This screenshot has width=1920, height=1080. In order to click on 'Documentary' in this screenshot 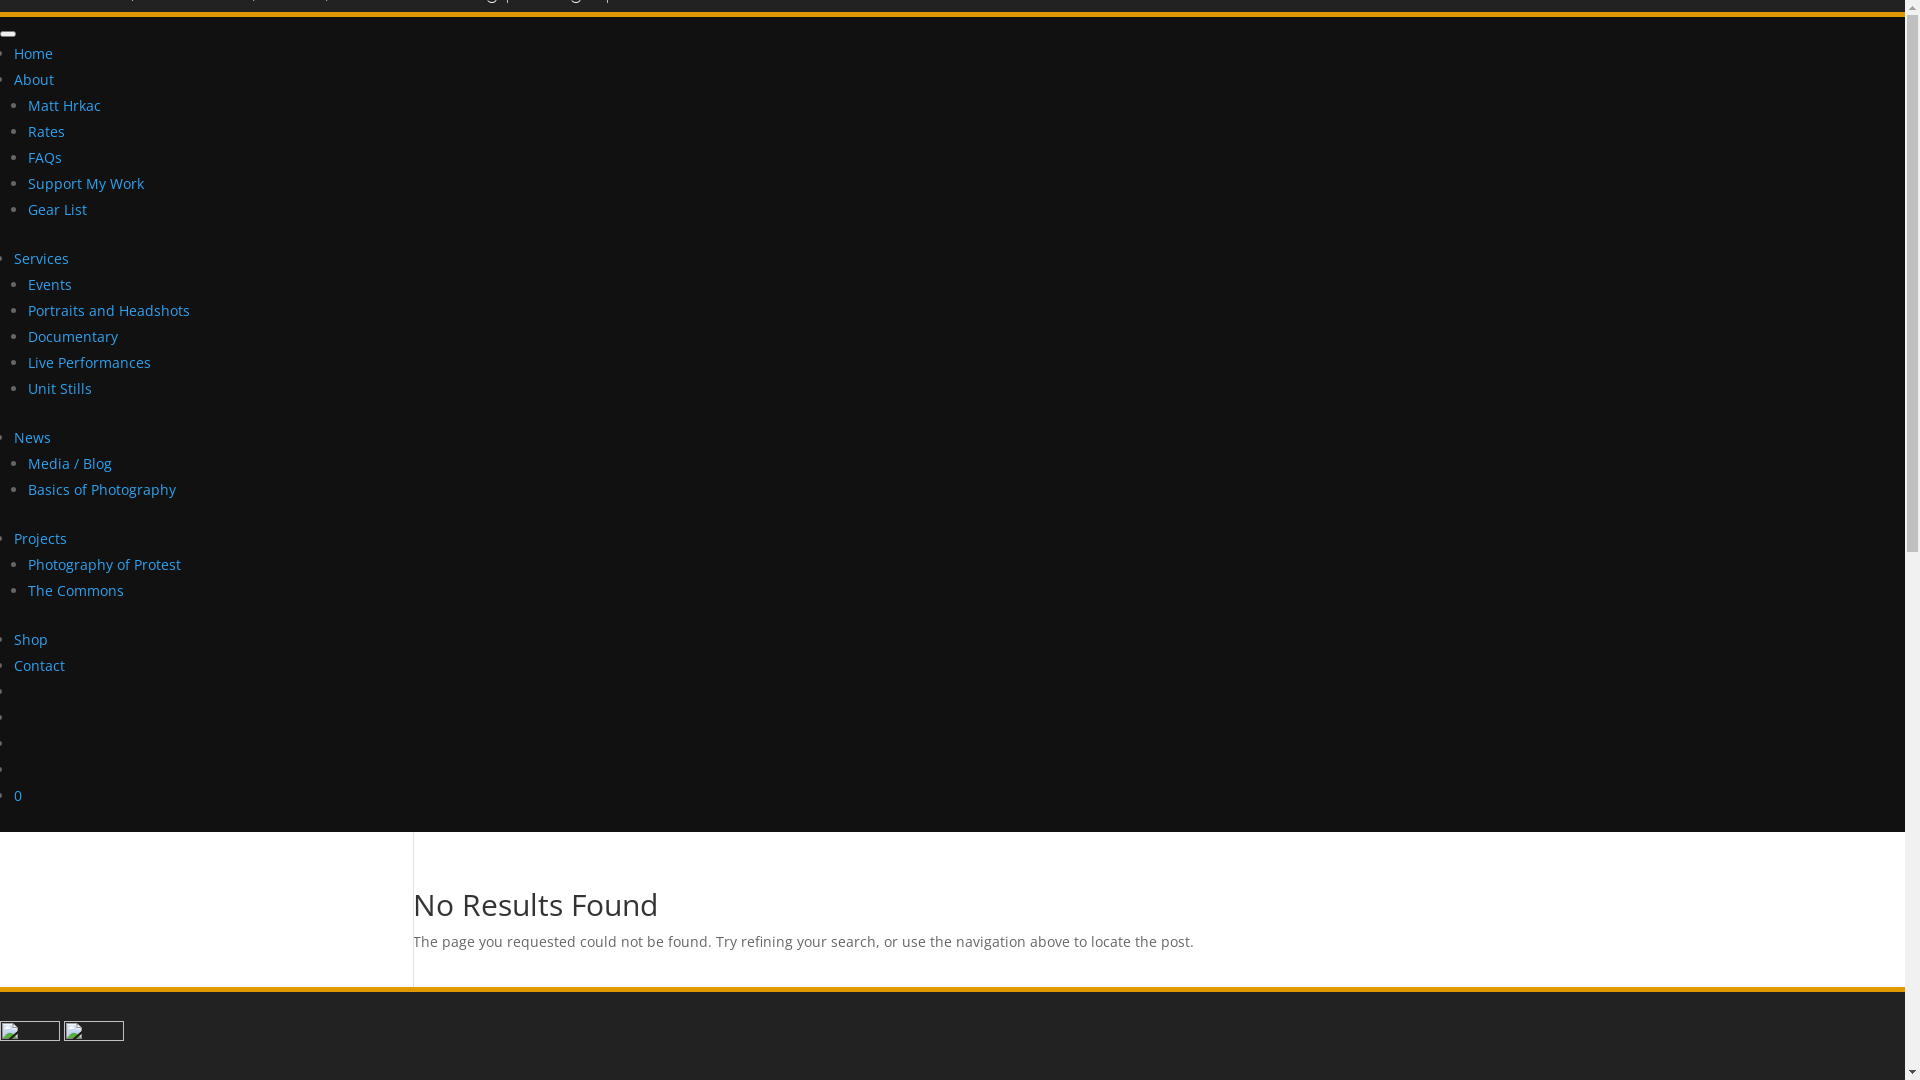, I will do `click(72, 335)`.